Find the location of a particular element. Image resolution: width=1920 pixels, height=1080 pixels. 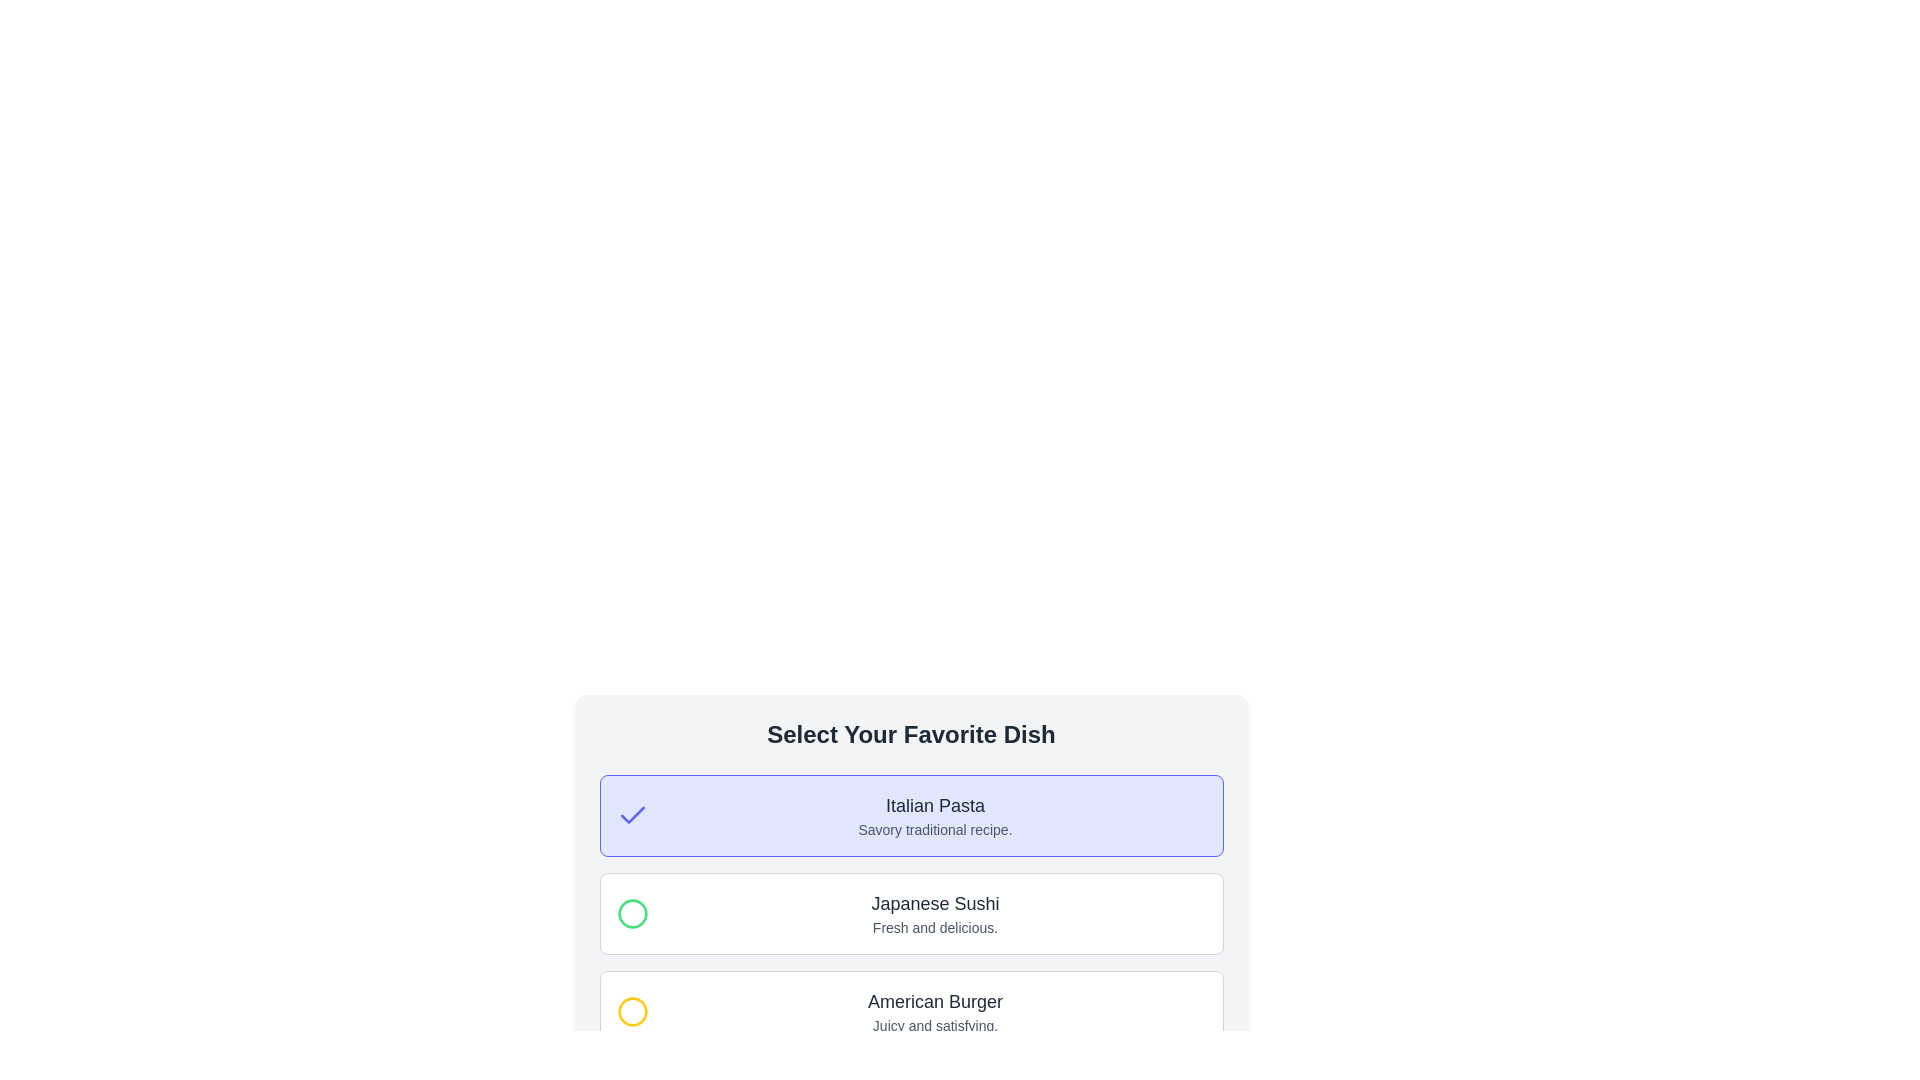

the circular status icon with a green border representing the selection indicator for 'Japanese Sushi' is located at coordinates (631, 914).